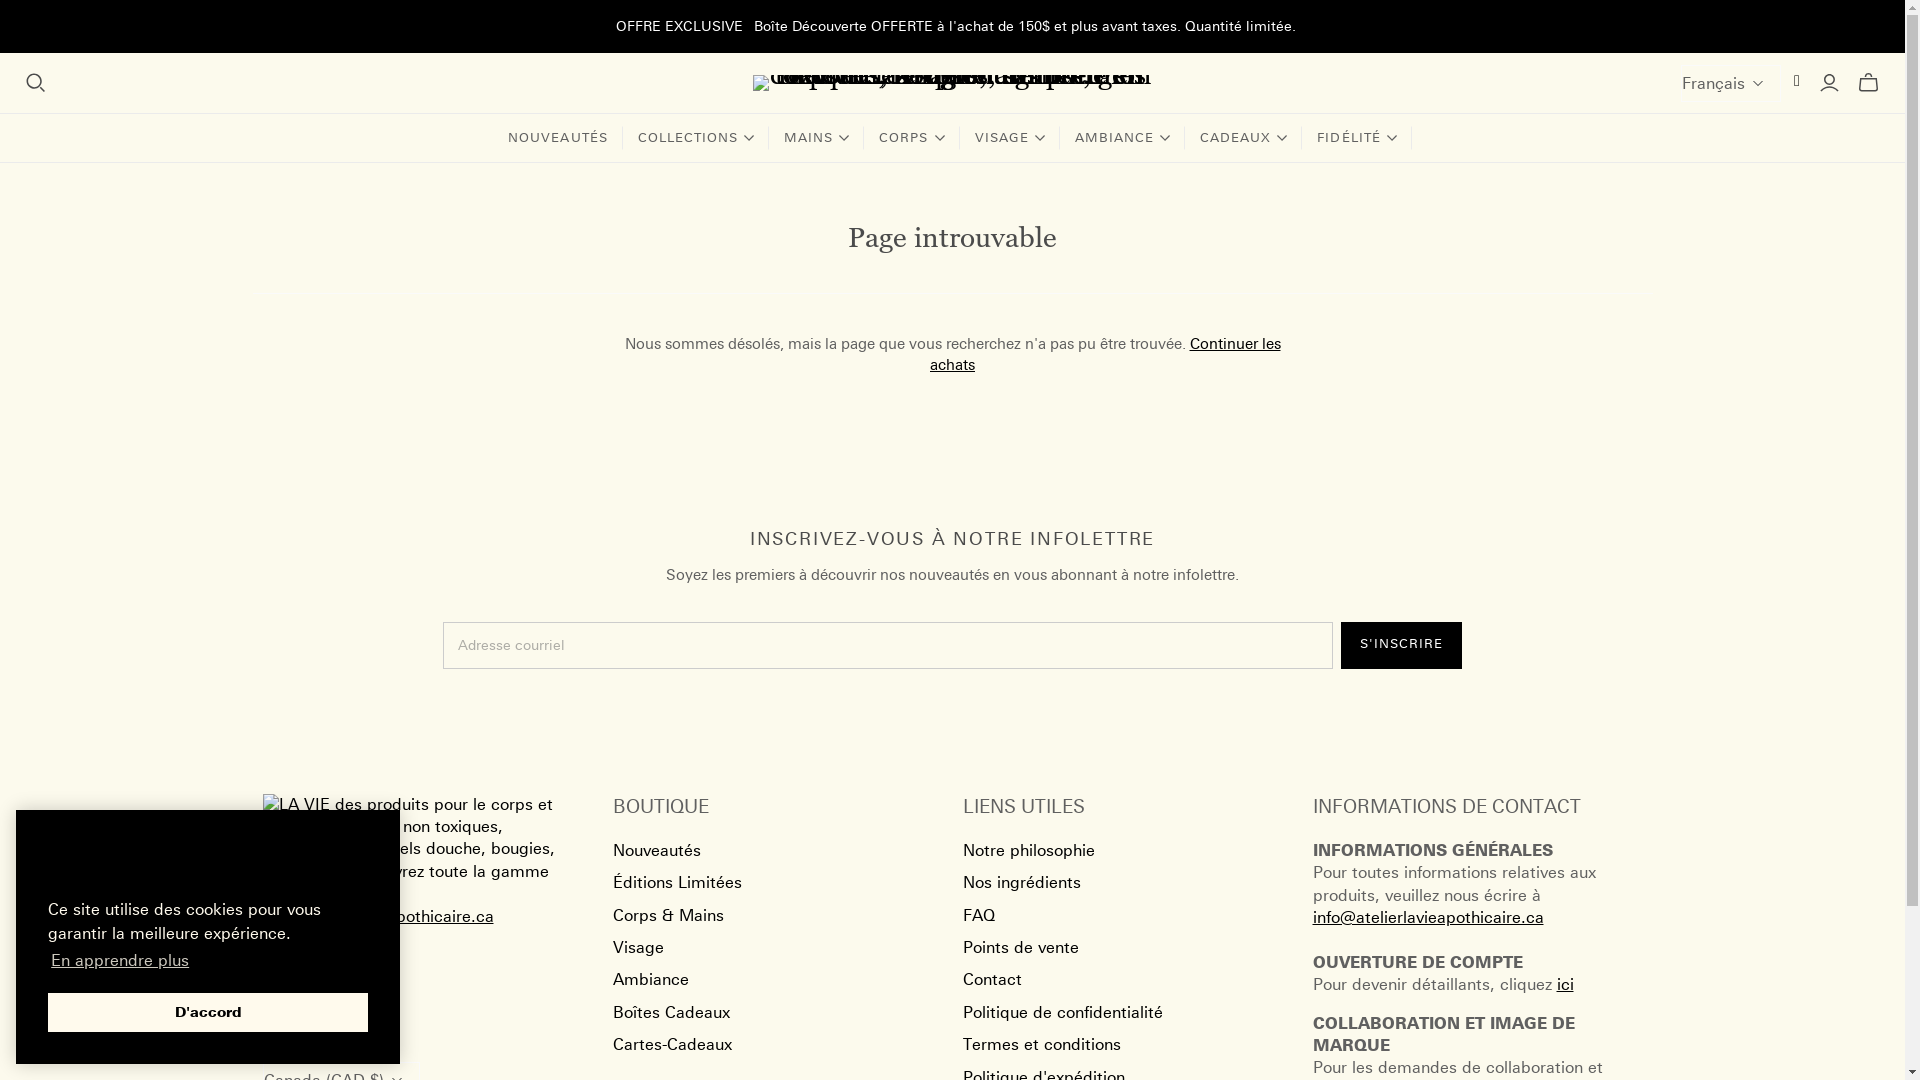  Describe the element at coordinates (1027, 850) in the screenshot. I see `'Notre philosophie'` at that location.